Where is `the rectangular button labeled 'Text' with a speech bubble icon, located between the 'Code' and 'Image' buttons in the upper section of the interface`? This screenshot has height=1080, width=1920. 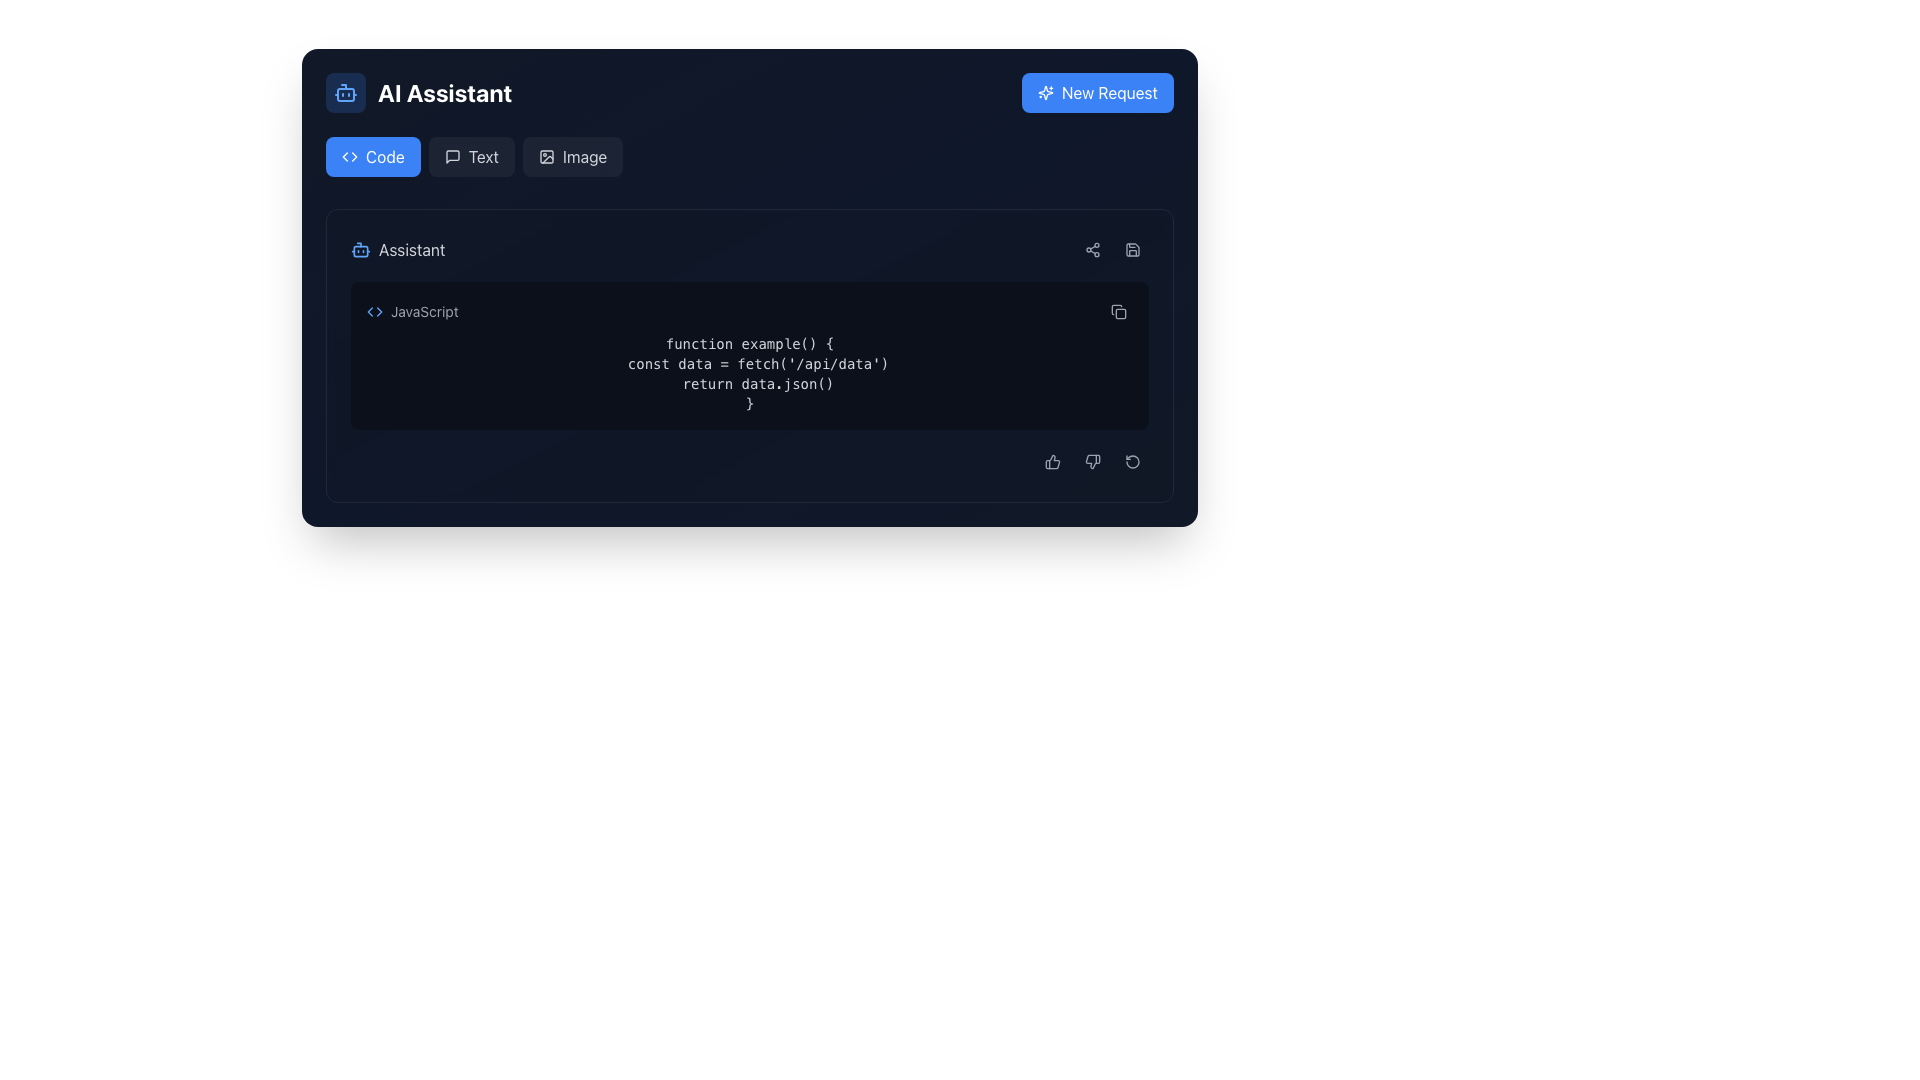
the rectangular button labeled 'Text' with a speech bubble icon, located between the 'Code' and 'Image' buttons in the upper section of the interface is located at coordinates (470, 156).